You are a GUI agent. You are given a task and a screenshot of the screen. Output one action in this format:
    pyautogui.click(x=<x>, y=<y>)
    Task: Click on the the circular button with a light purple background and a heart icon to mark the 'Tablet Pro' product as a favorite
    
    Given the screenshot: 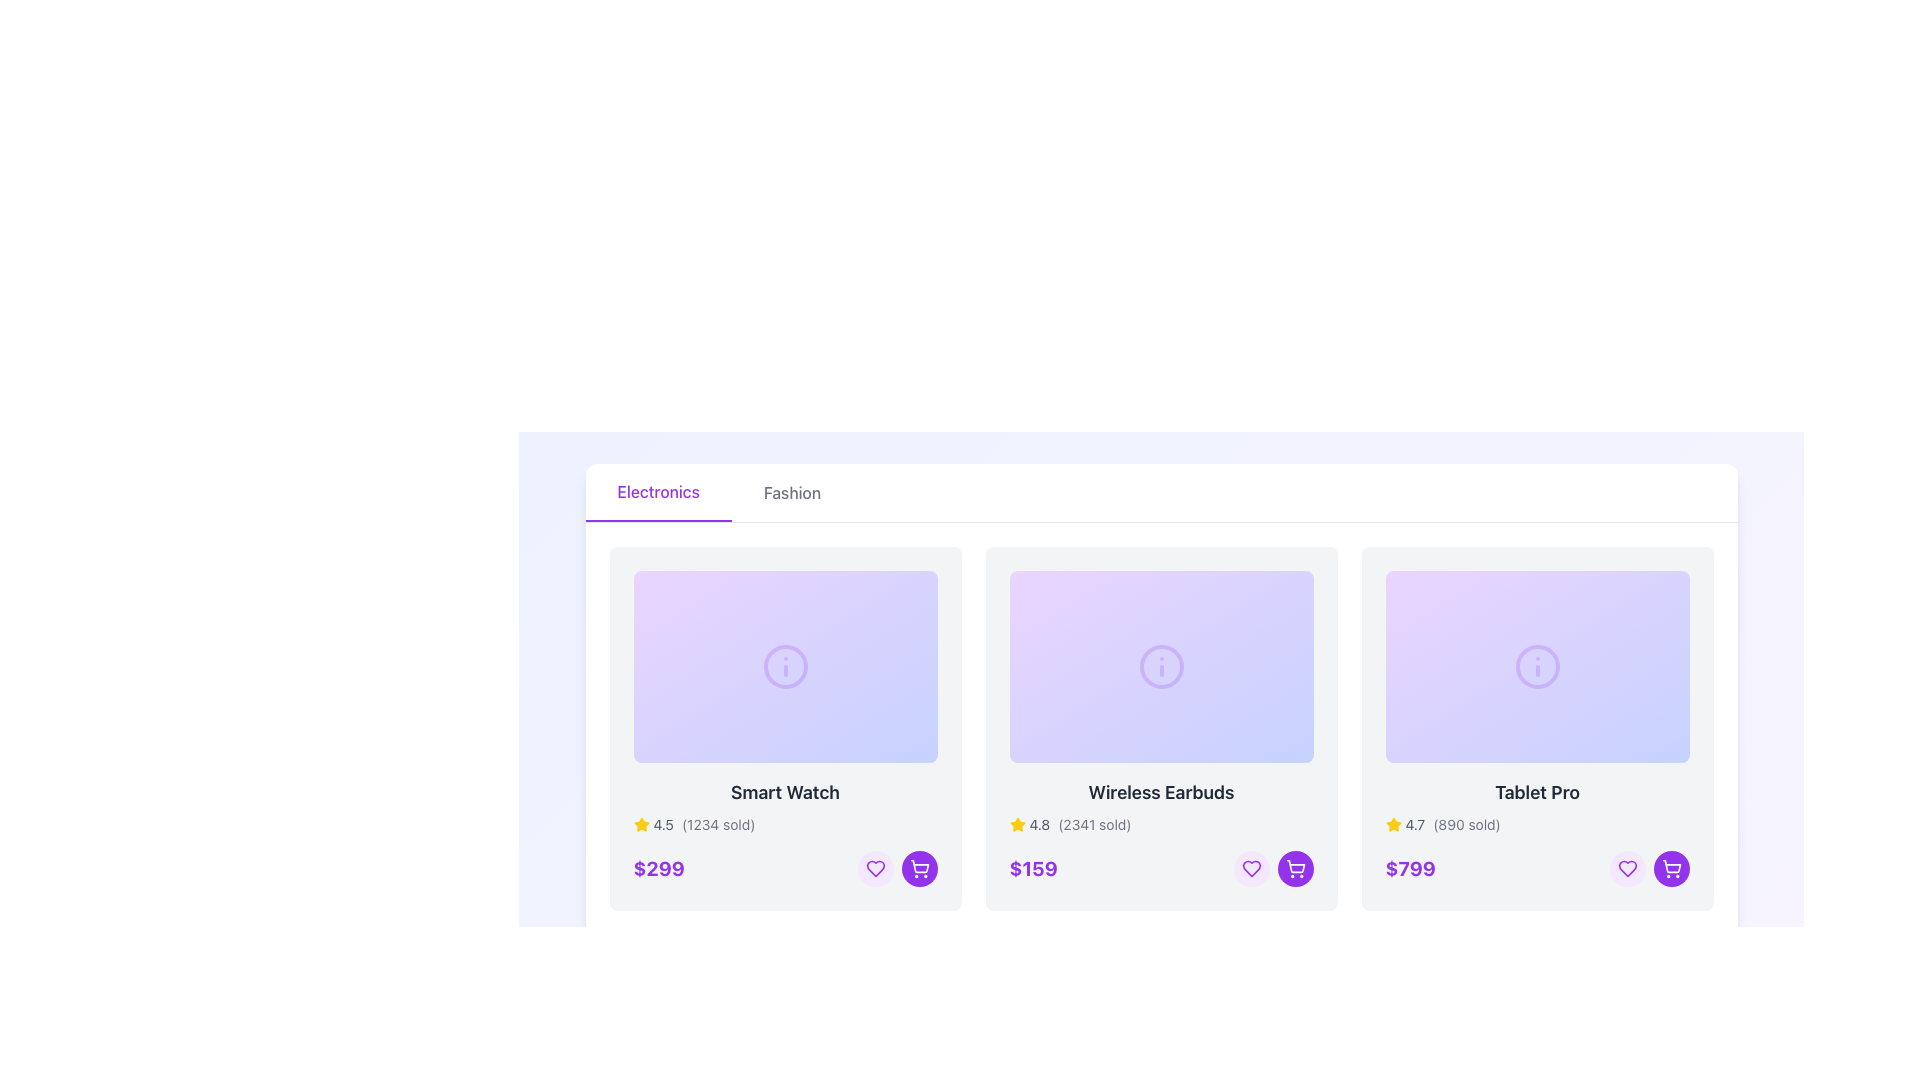 What is the action you would take?
    pyautogui.click(x=1627, y=867)
    